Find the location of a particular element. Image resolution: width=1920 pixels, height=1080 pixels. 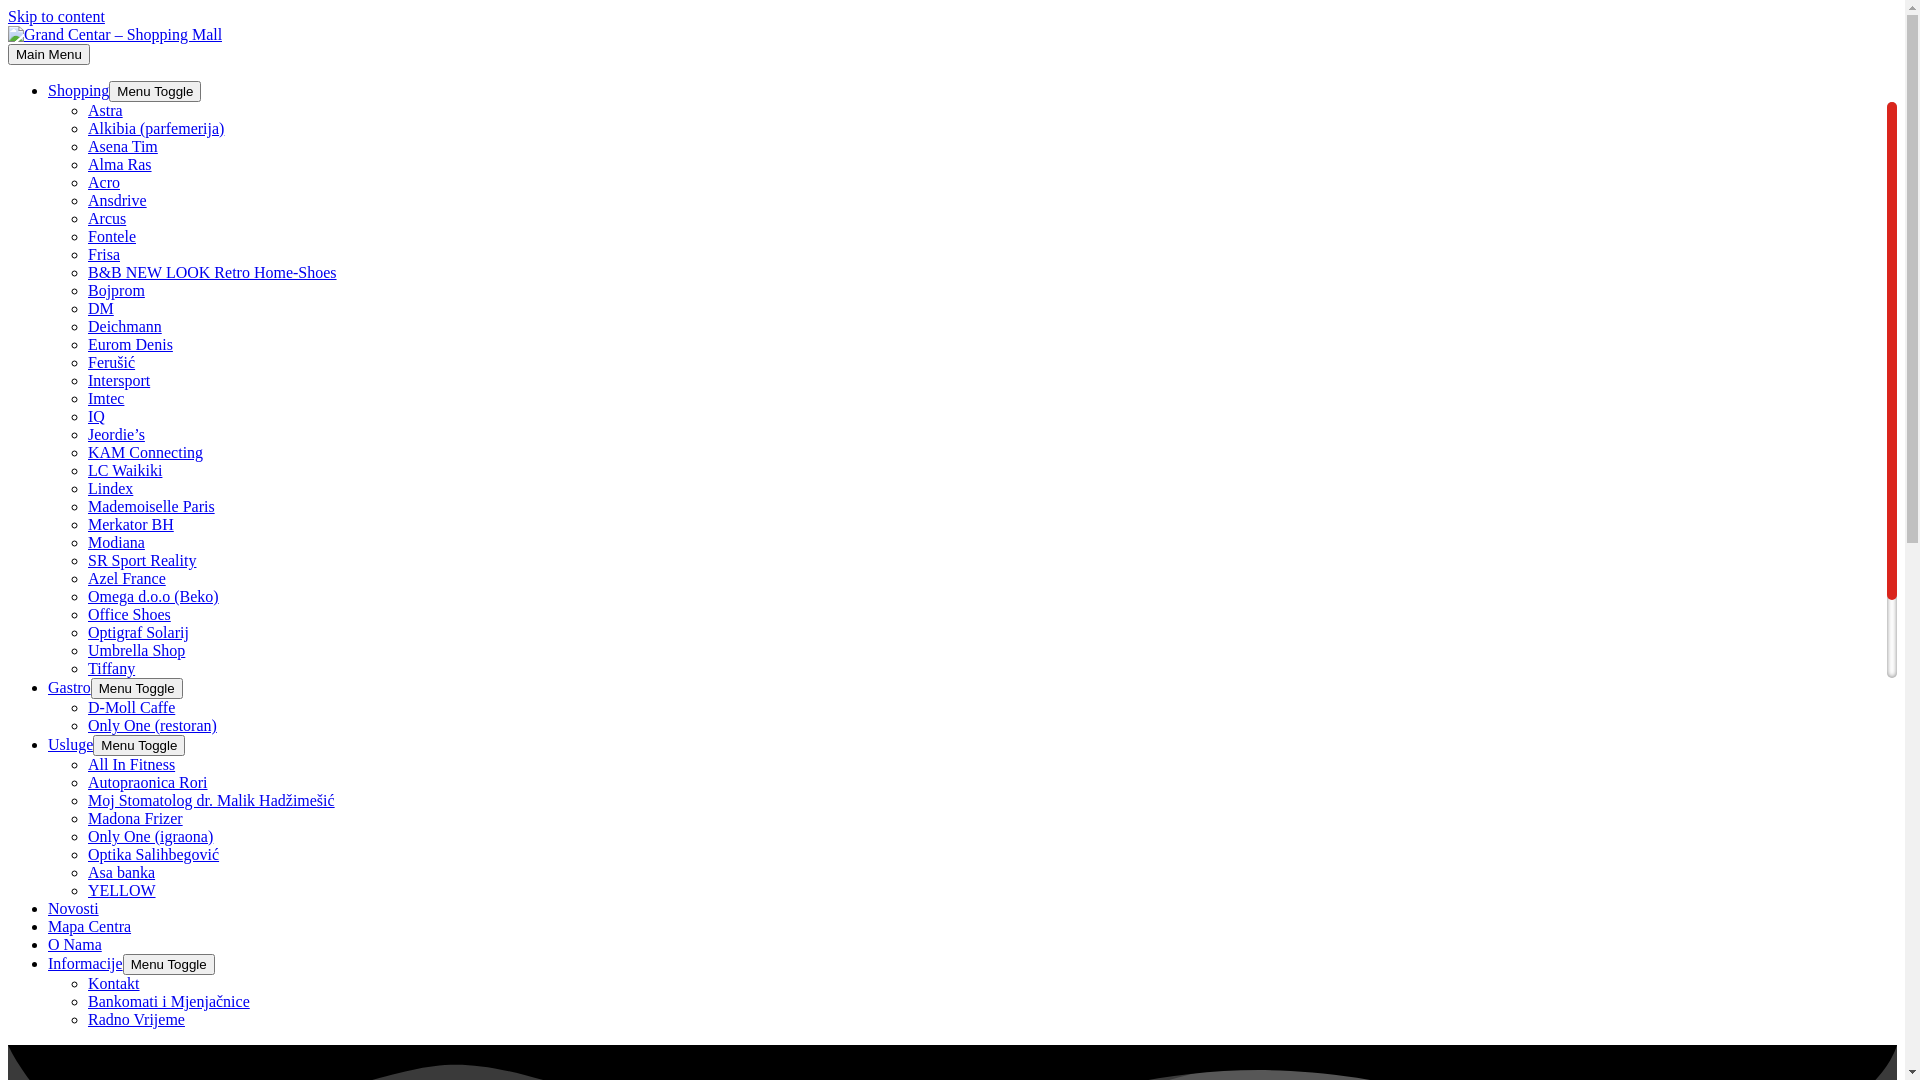

'IQ' is located at coordinates (95, 415).